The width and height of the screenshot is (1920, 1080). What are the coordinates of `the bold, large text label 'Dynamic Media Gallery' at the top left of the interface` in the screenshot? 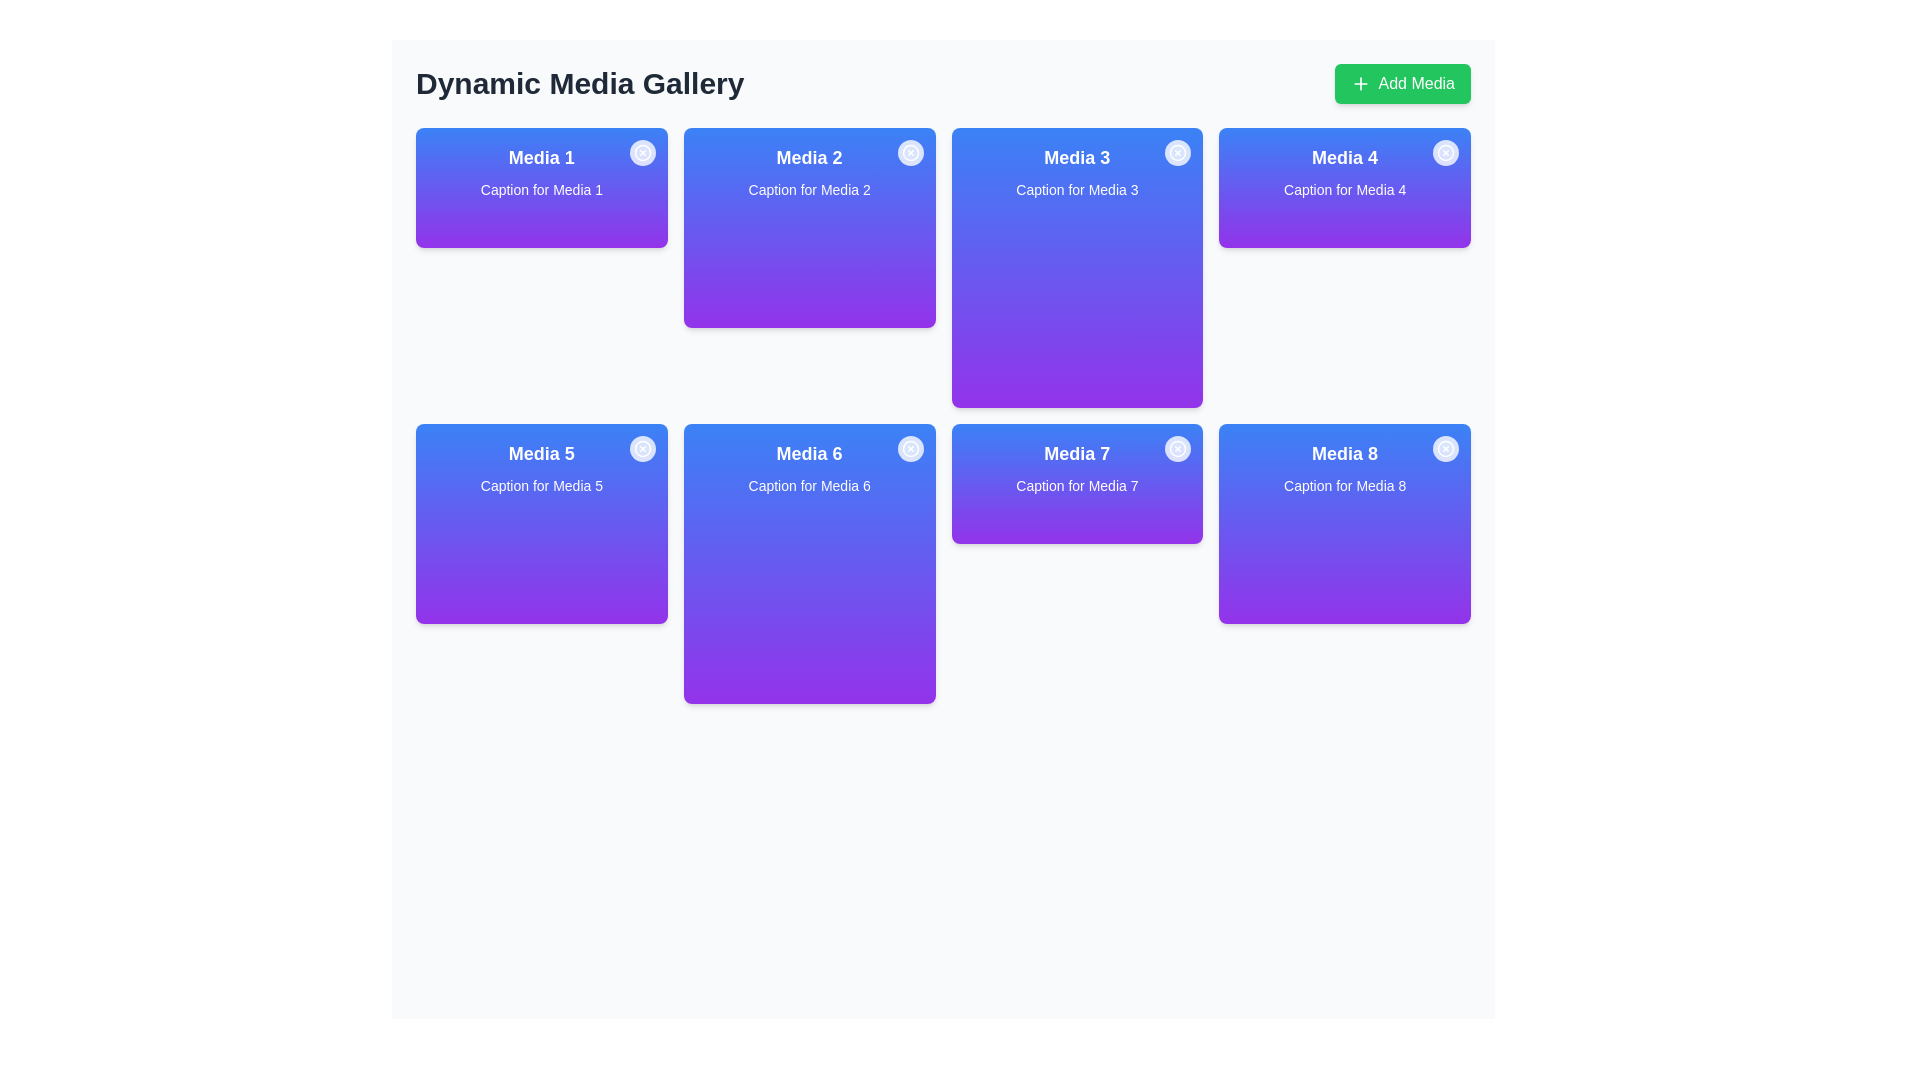 It's located at (579, 83).